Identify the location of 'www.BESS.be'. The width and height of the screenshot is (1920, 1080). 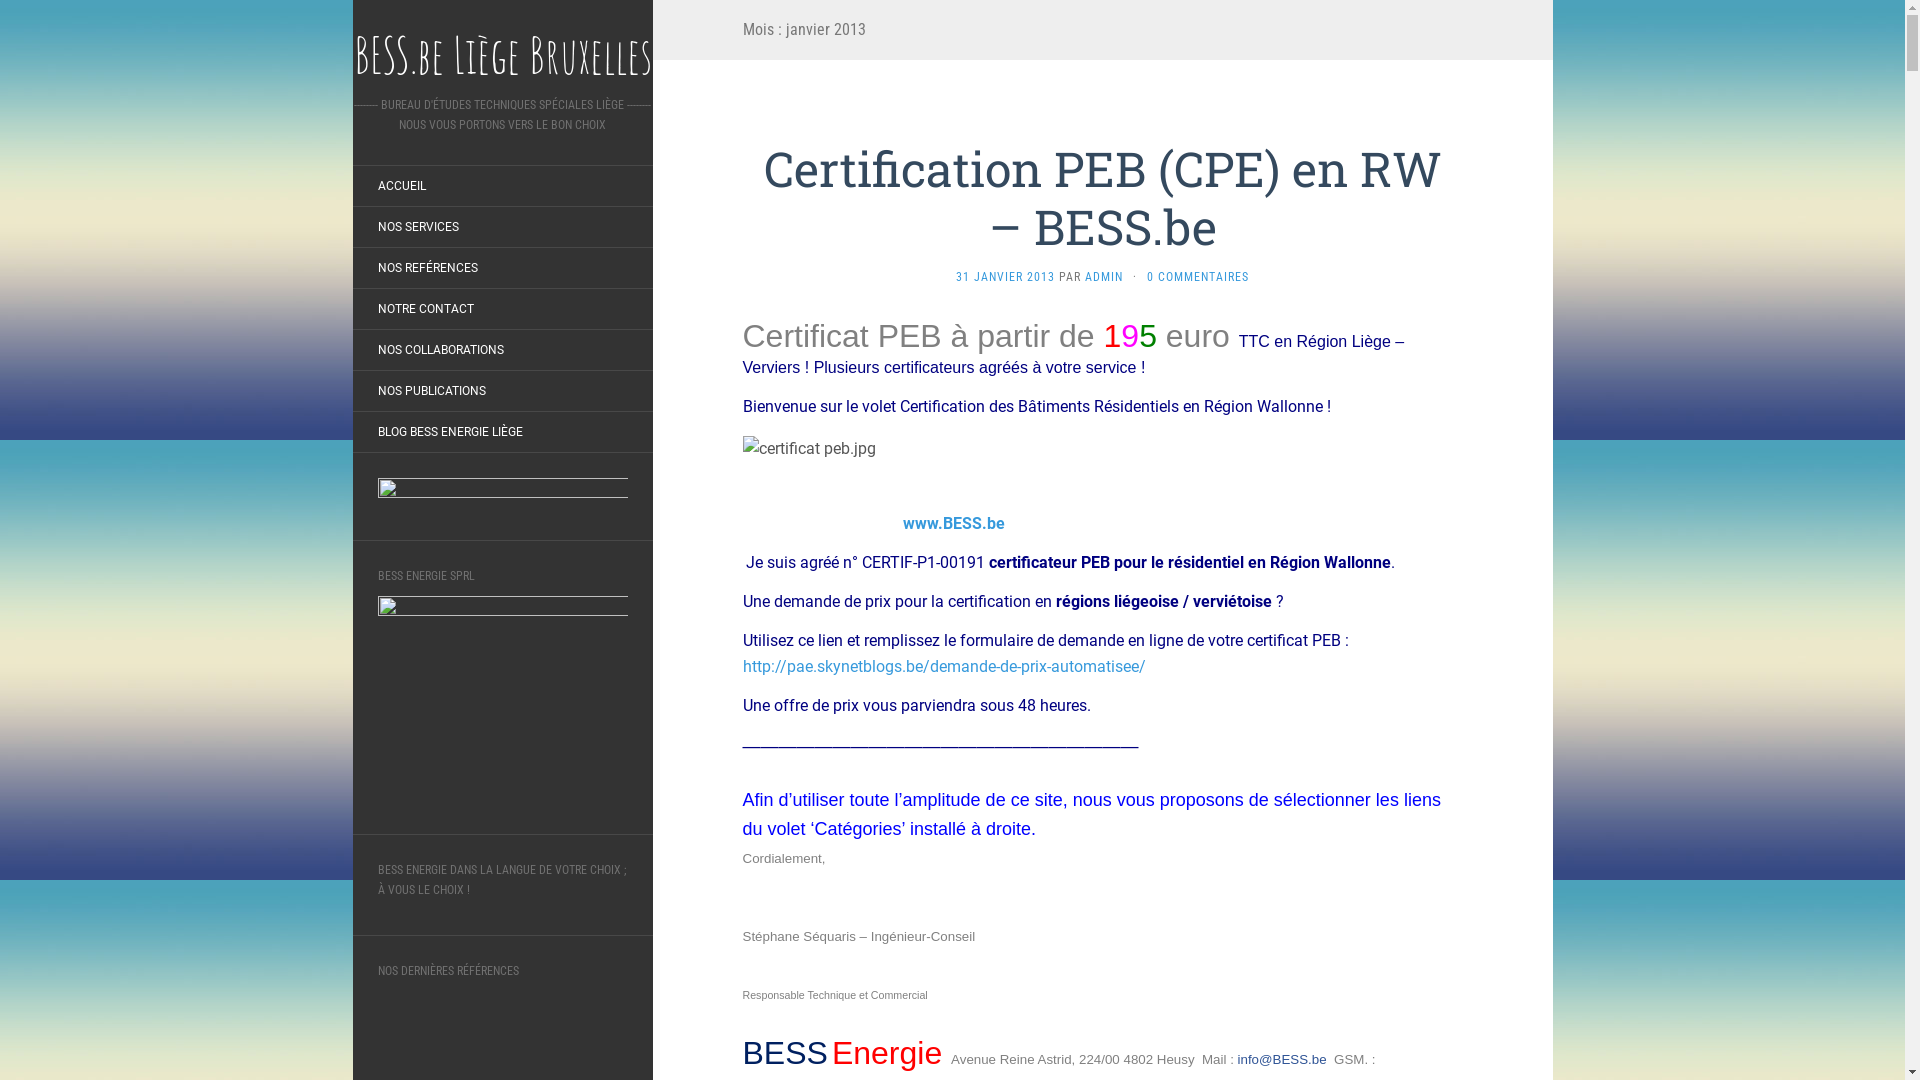
(953, 522).